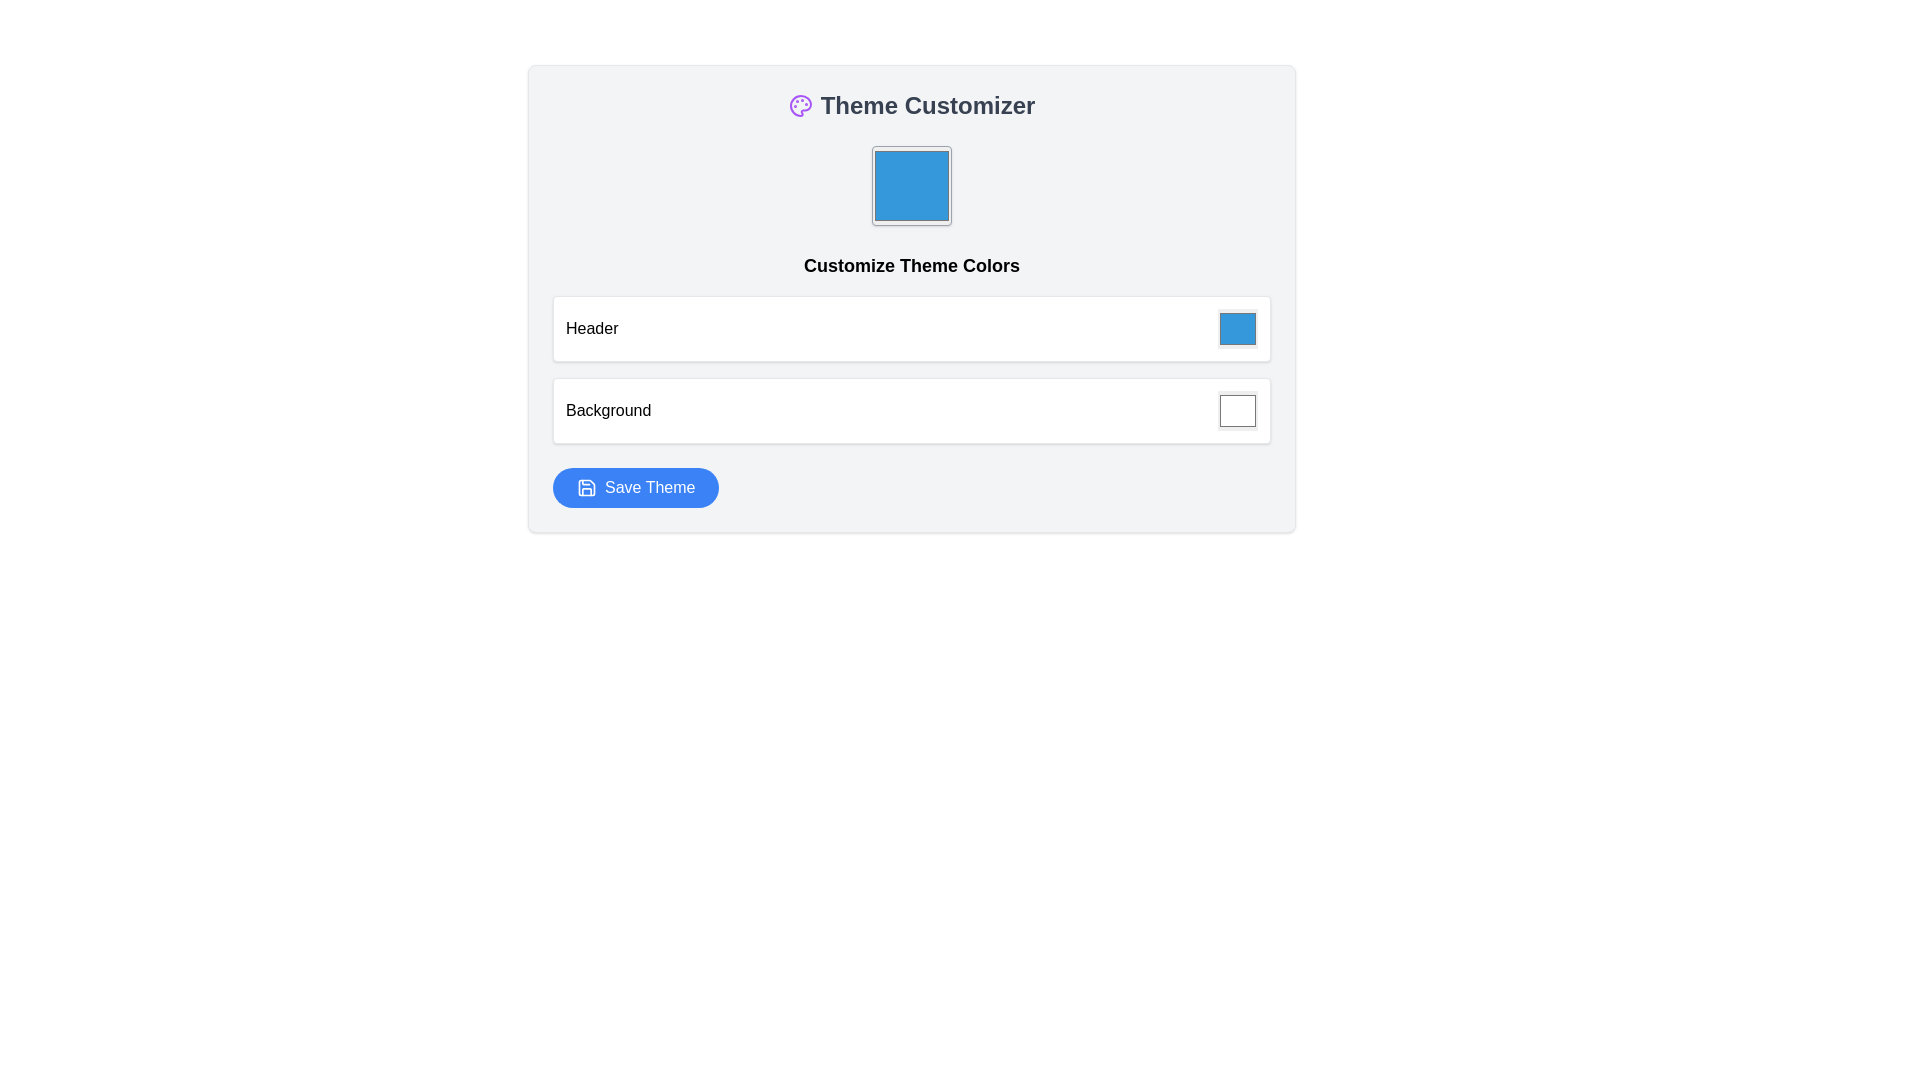 The height and width of the screenshot is (1080, 1920). Describe the element at coordinates (800, 105) in the screenshot. I see `the painter's palette icon representing the theme customization feature located beside the 'Theme Customizer' text at the top of the page` at that location.